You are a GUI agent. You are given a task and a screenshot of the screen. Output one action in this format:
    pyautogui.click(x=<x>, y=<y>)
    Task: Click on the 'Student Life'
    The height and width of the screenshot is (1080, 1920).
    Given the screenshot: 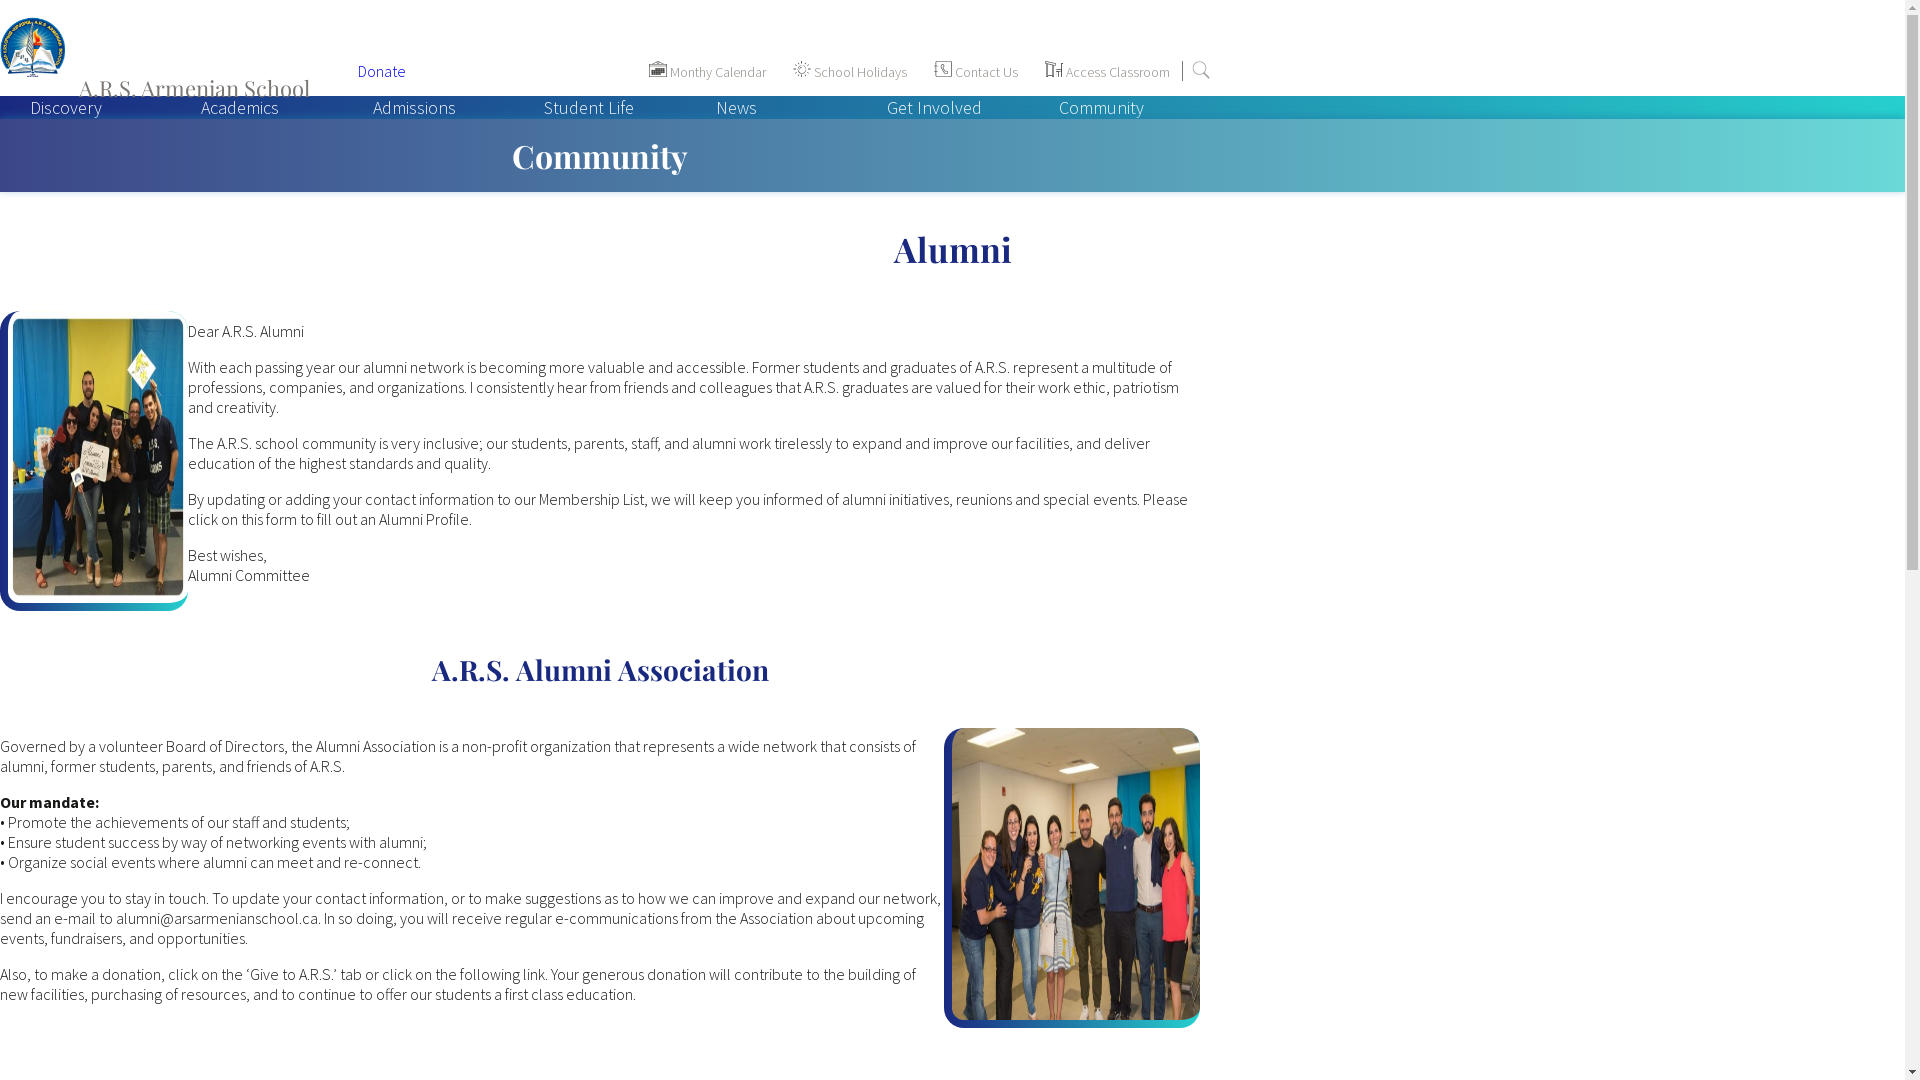 What is the action you would take?
    pyautogui.click(x=588, y=107)
    